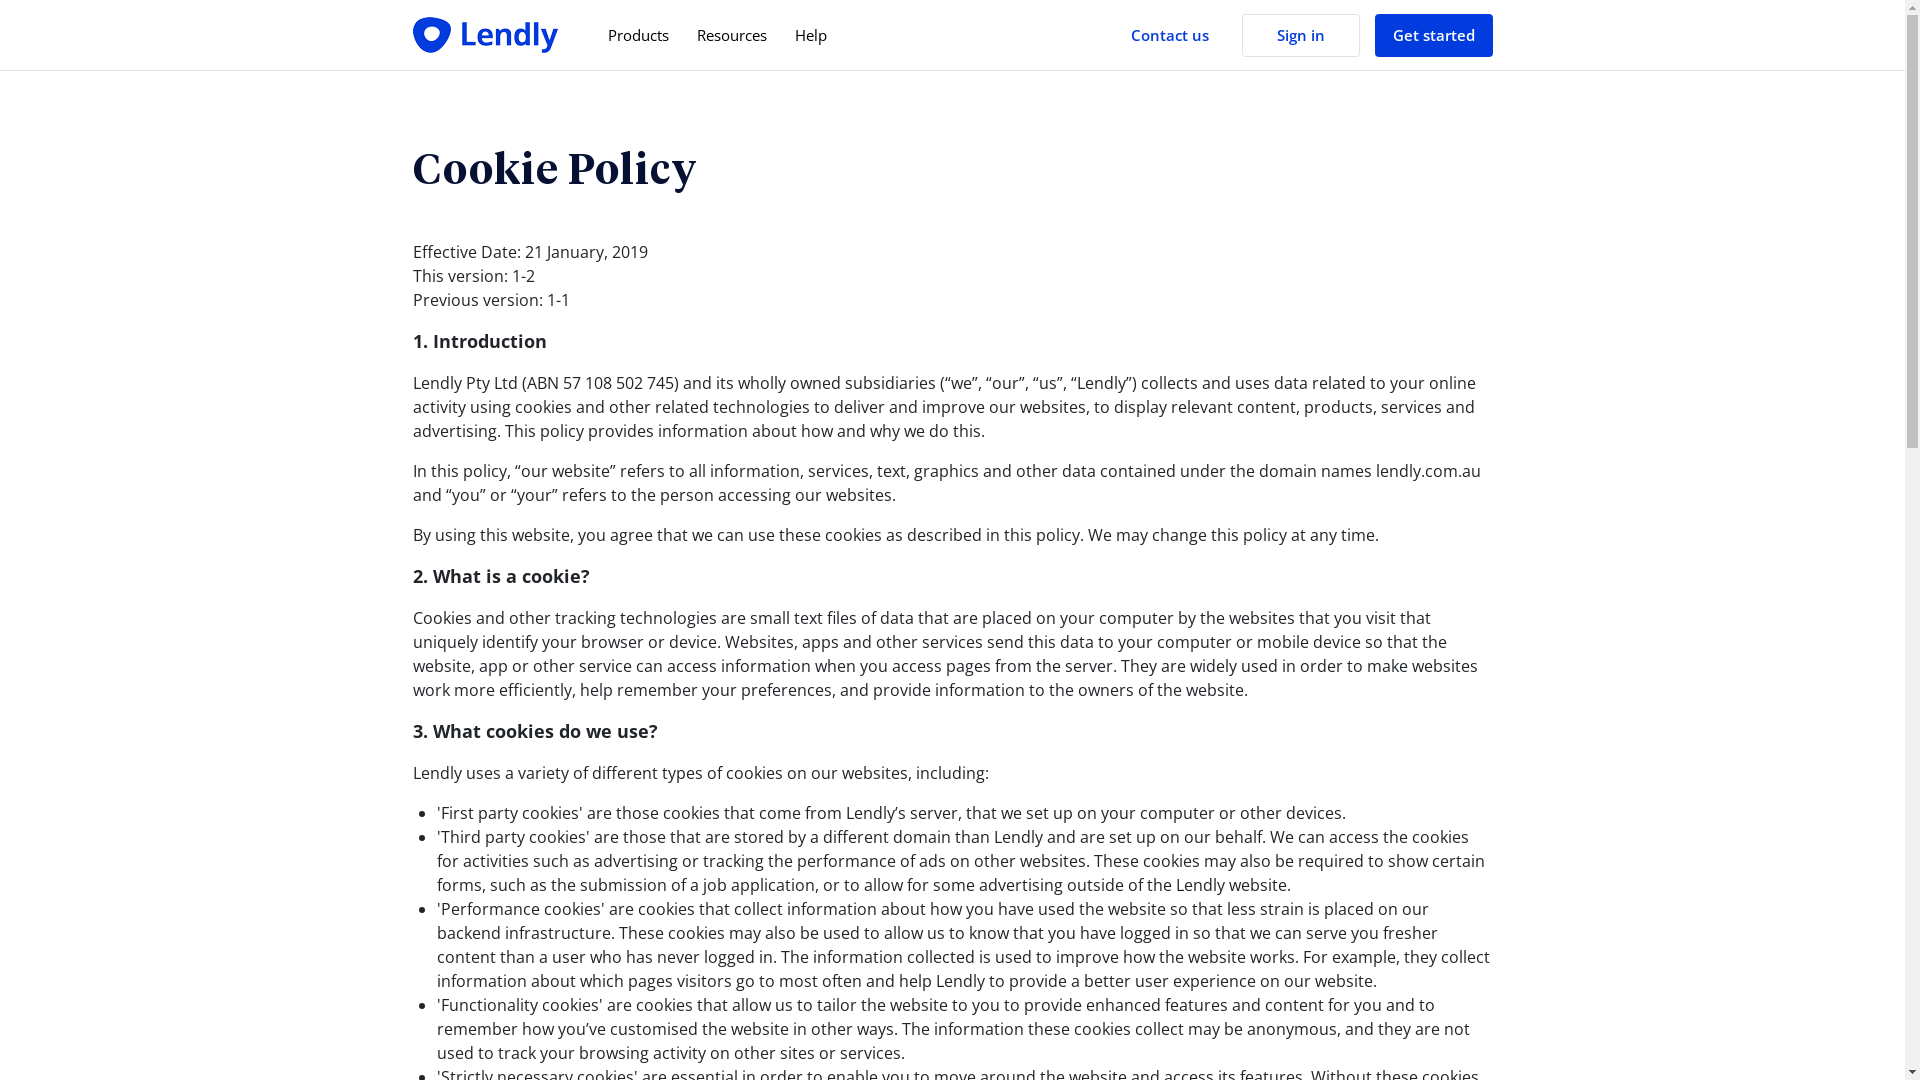 The height and width of the screenshot is (1080, 1920). Describe the element at coordinates (1169, 35) in the screenshot. I see `'Contact us'` at that location.